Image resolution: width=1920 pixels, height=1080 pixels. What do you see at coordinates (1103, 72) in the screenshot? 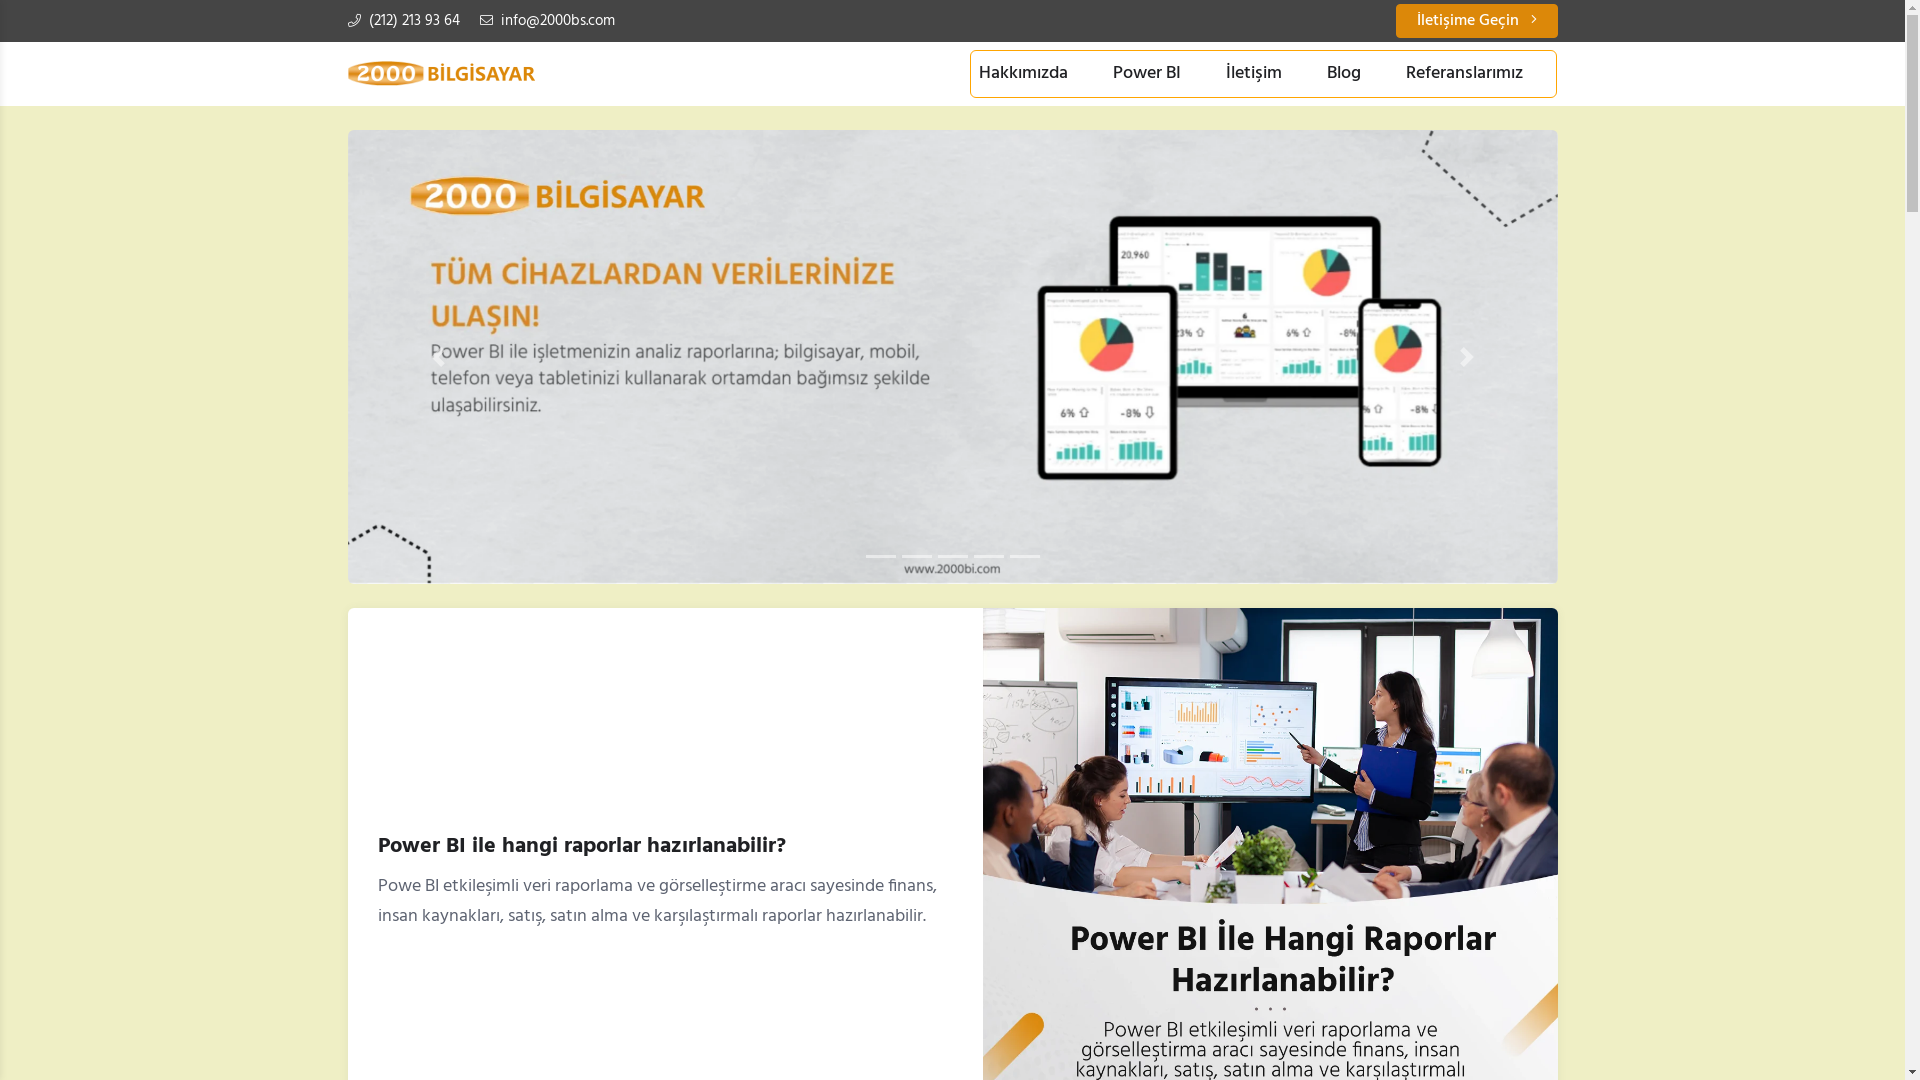
I see `'Power BI'` at bounding box center [1103, 72].